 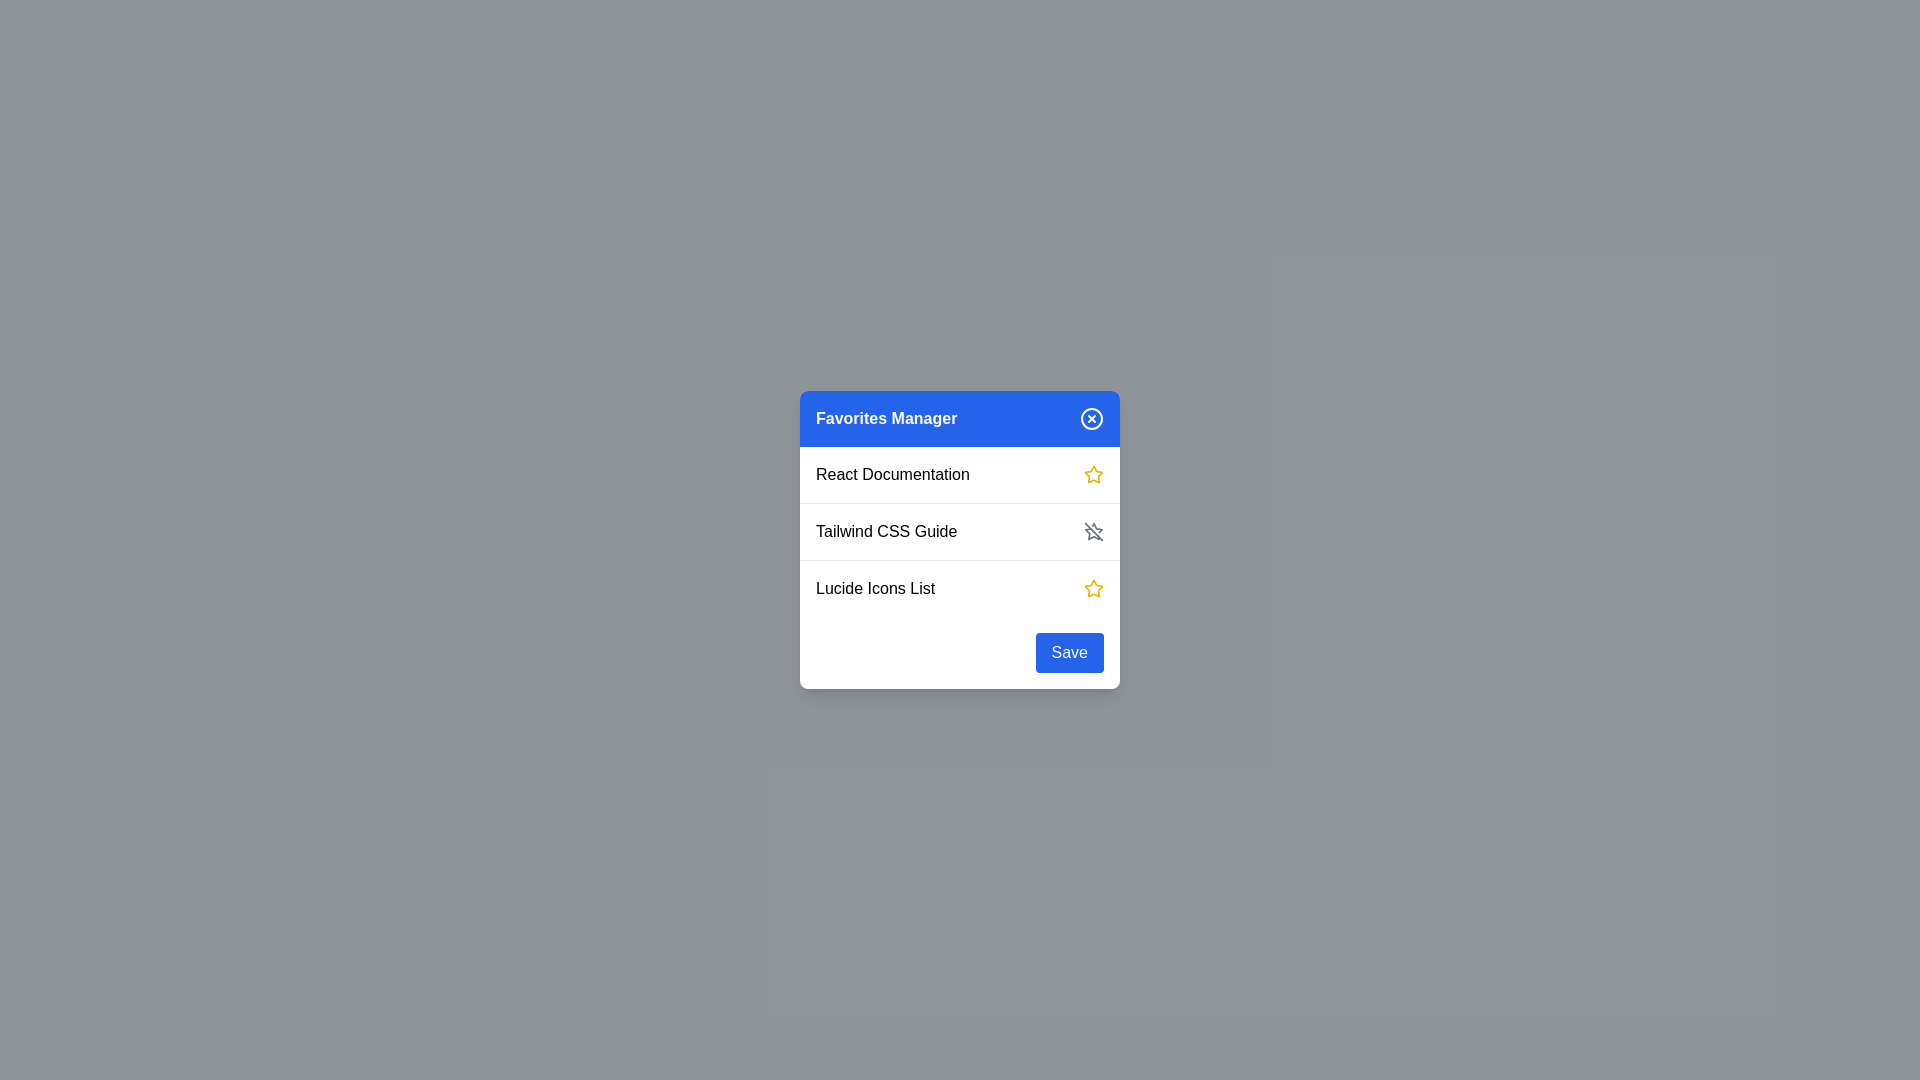 I want to click on the close button of the Favorites Manager dialog, so click(x=1090, y=418).